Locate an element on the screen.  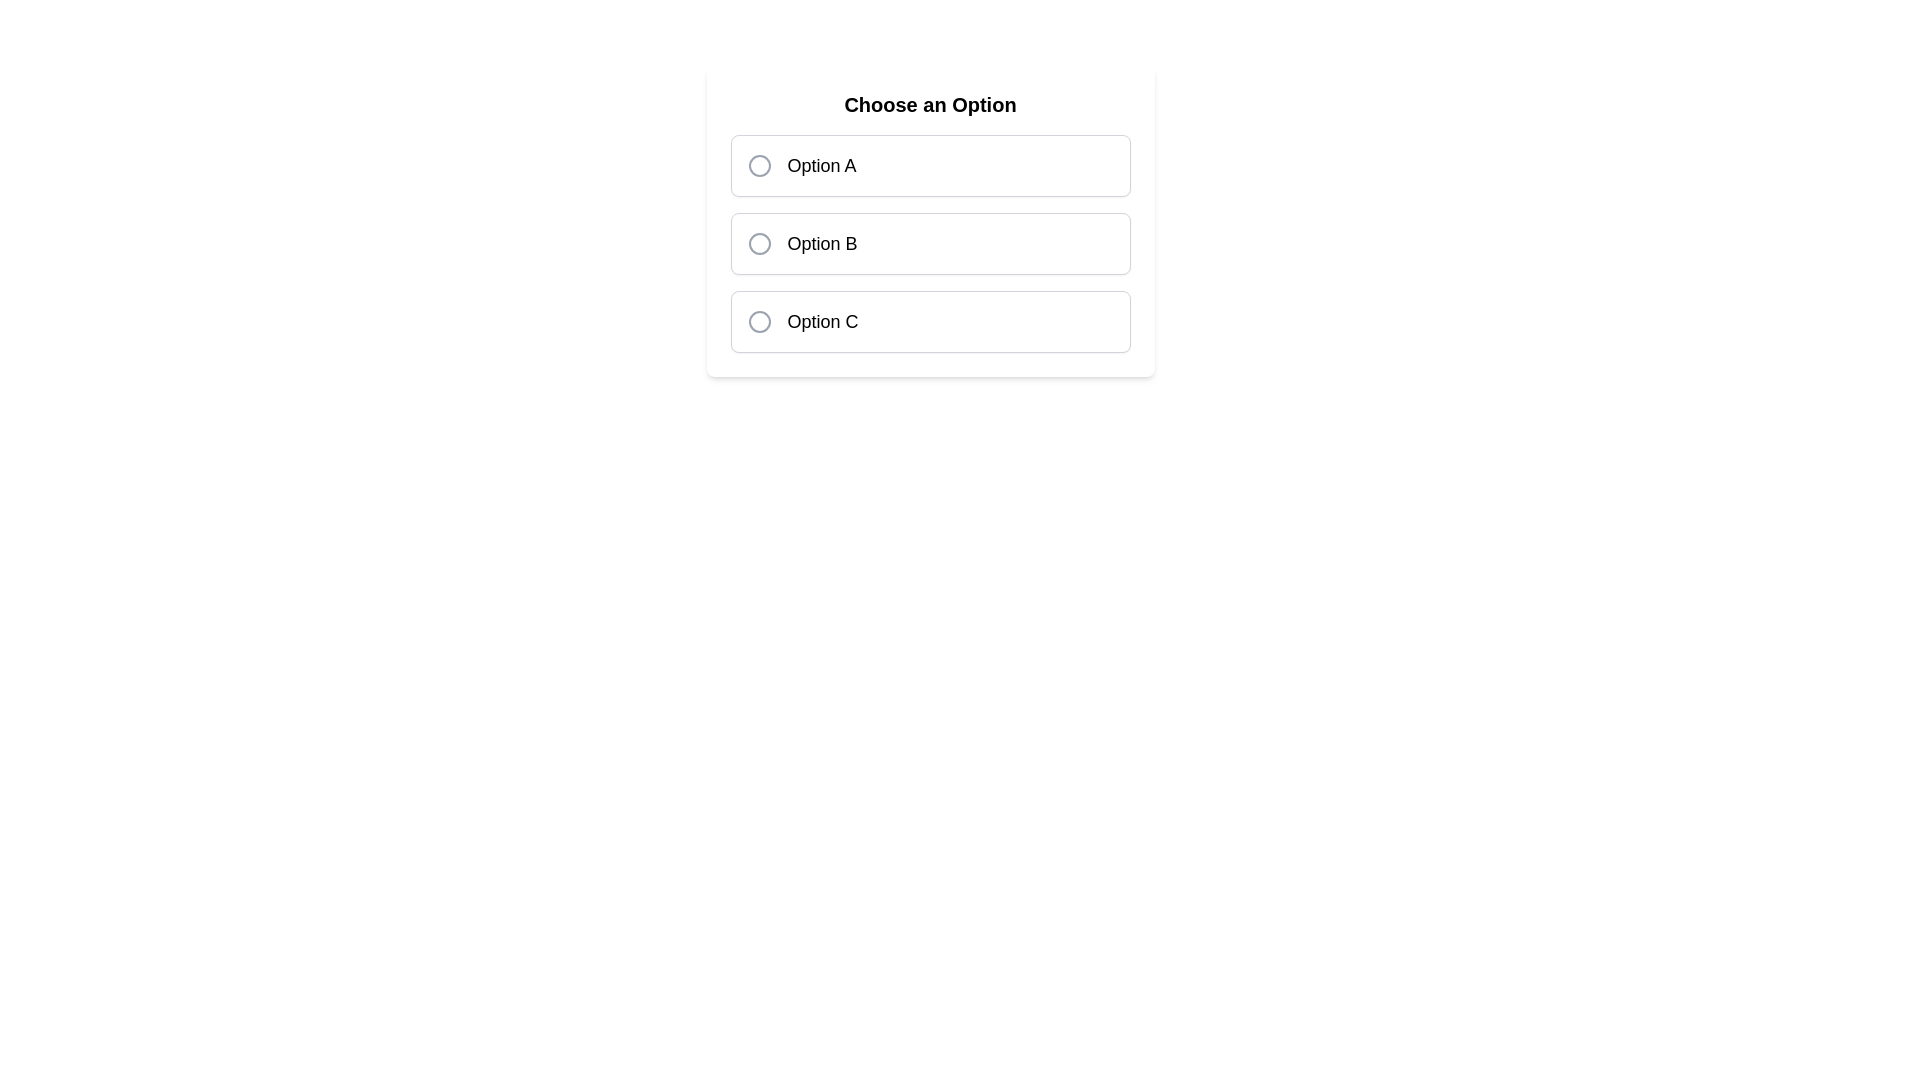
the radio button associated with 'Option B' is located at coordinates (758, 242).